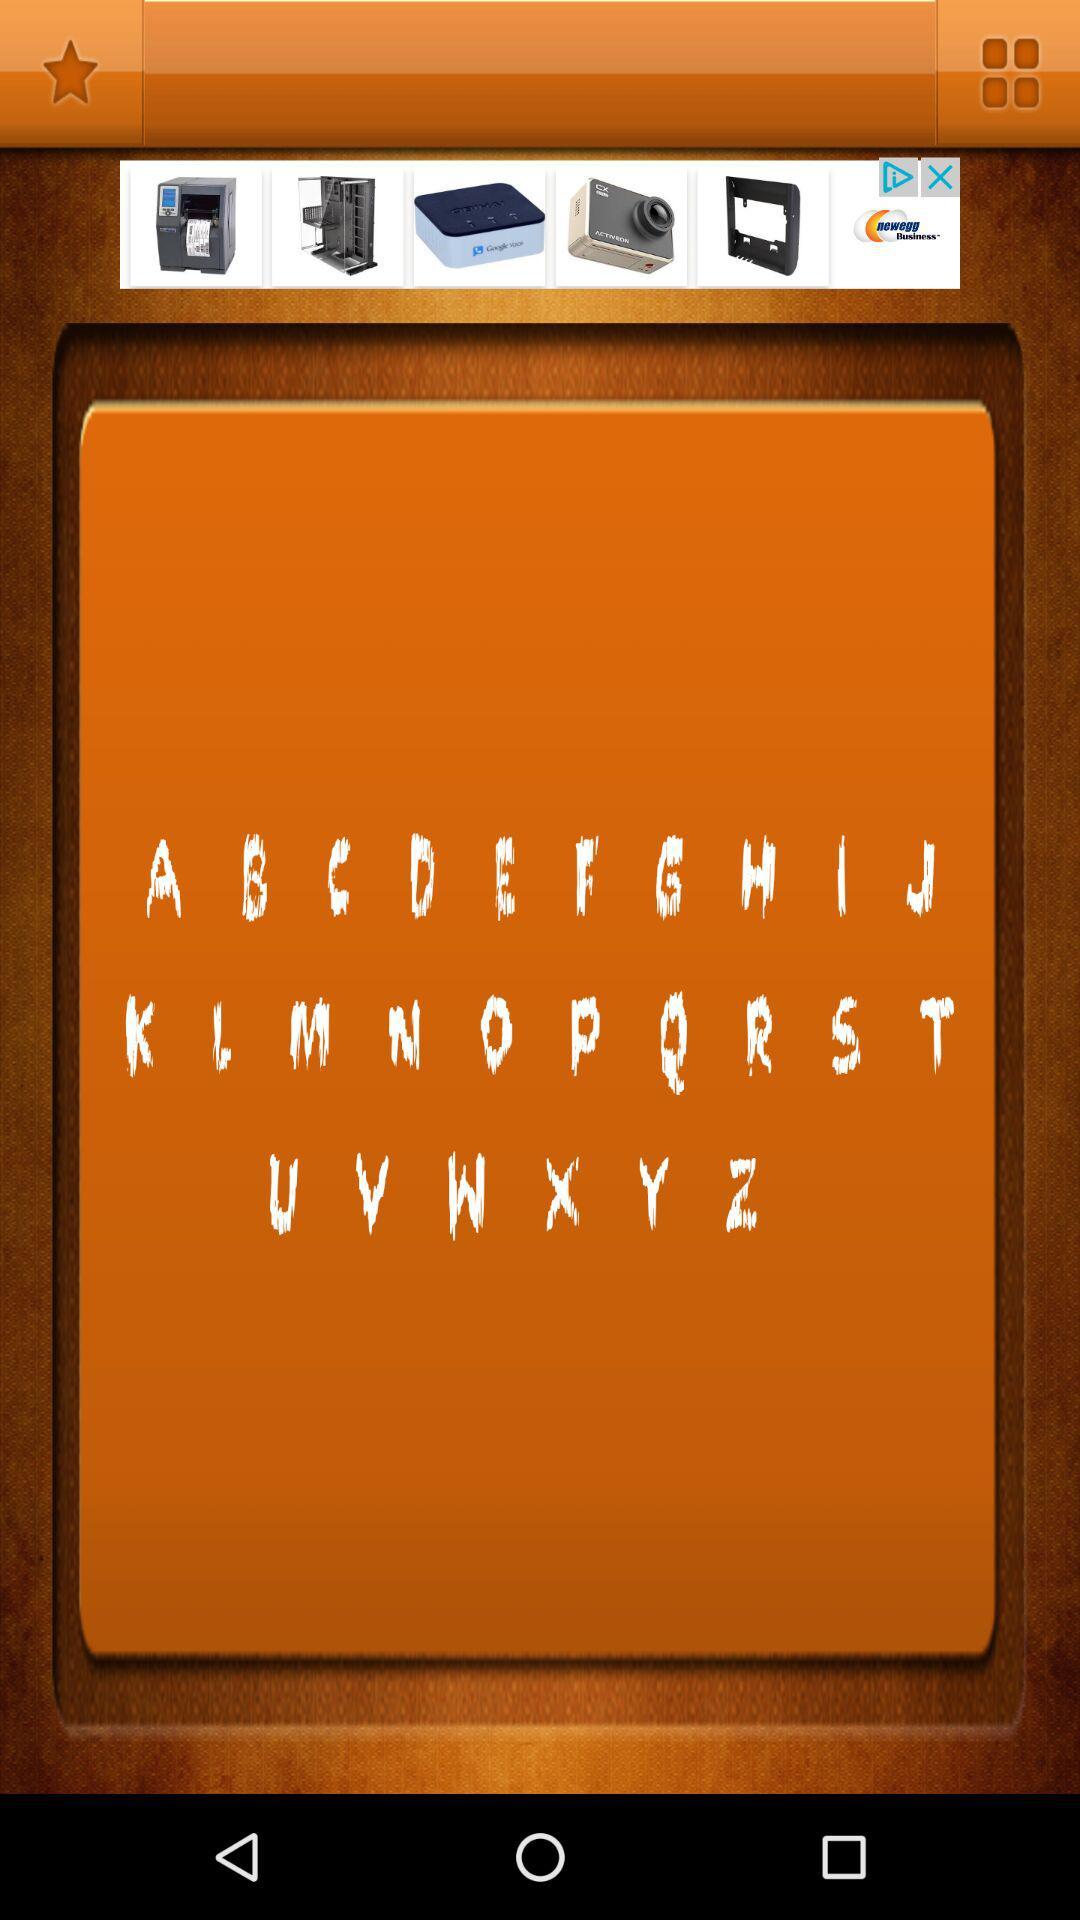 This screenshot has width=1080, height=1920. What do you see at coordinates (71, 72) in the screenshot?
I see `star rating` at bounding box center [71, 72].